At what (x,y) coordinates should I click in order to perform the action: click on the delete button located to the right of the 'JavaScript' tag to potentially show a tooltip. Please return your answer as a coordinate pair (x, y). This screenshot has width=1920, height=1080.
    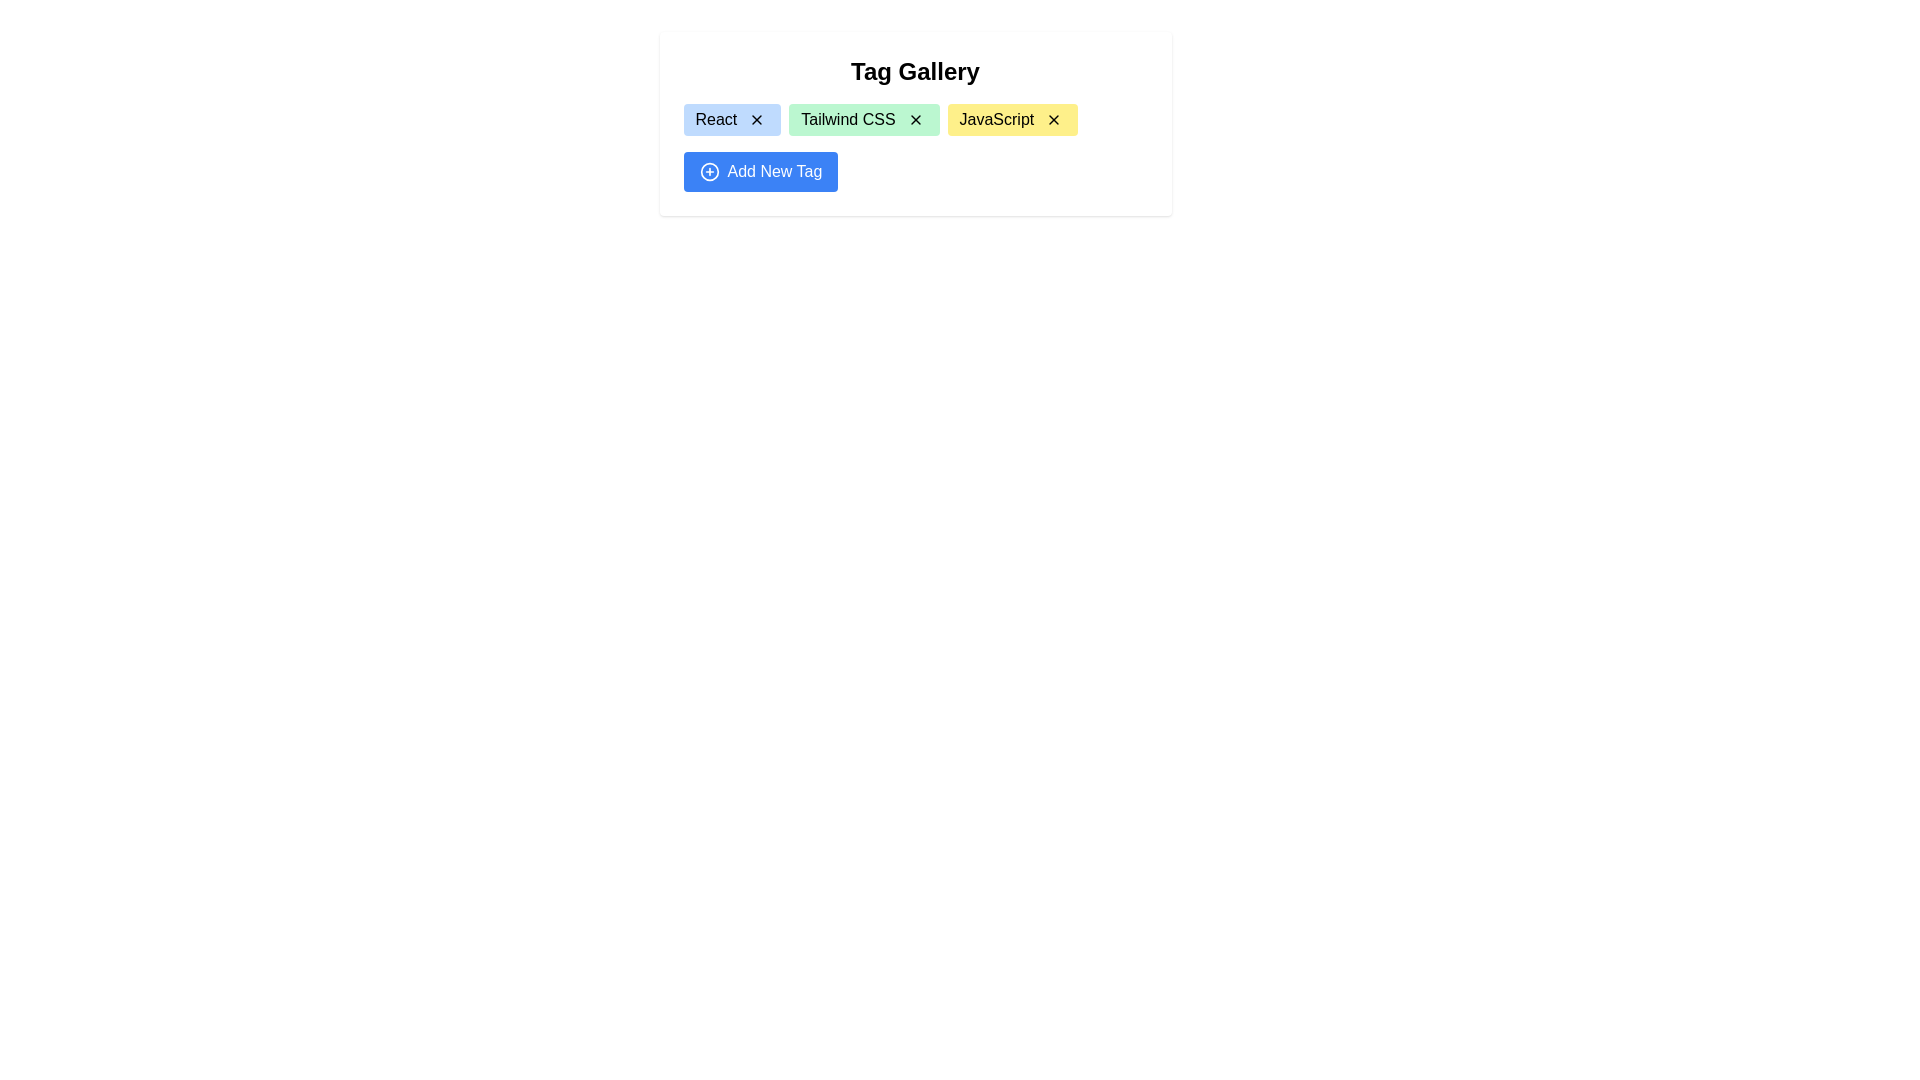
    Looking at the image, I should click on (1053, 119).